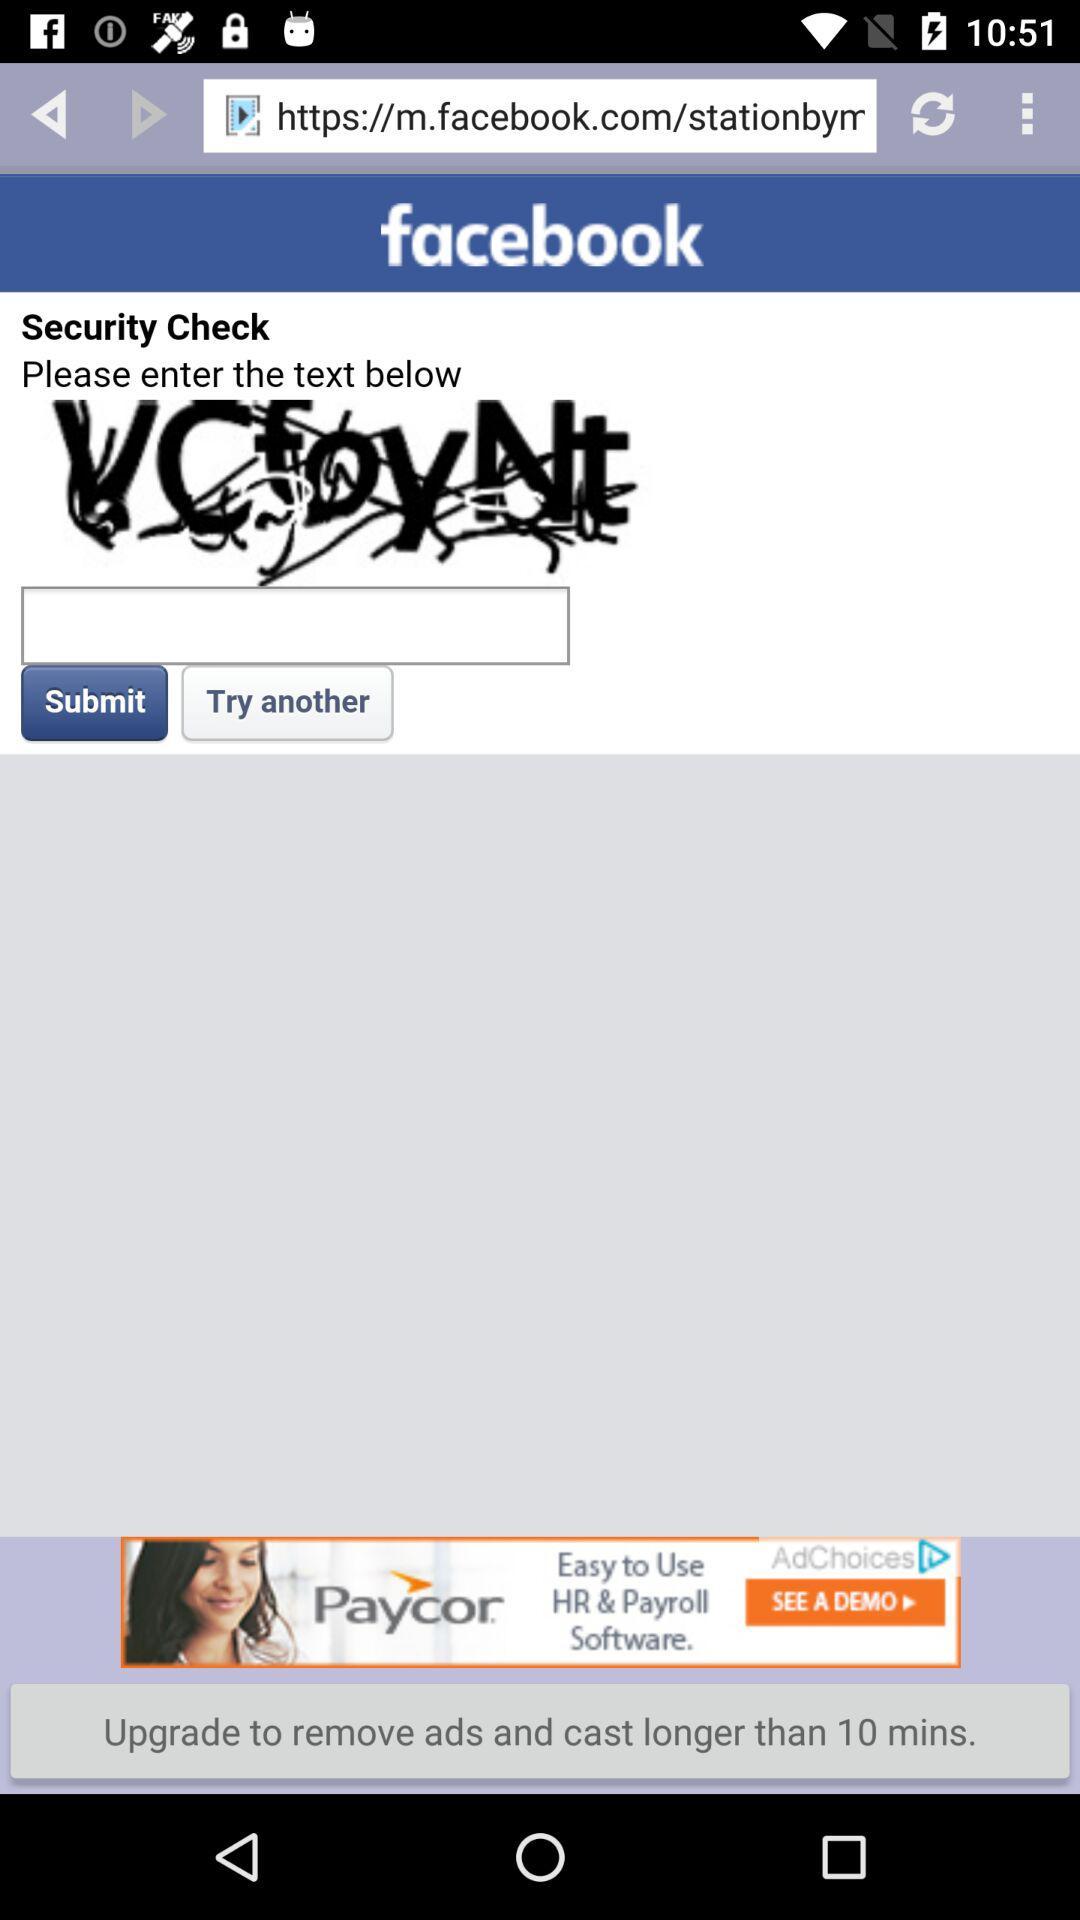 The image size is (1080, 1920). Describe the element at coordinates (540, 855) in the screenshot. I see `facebook app` at that location.